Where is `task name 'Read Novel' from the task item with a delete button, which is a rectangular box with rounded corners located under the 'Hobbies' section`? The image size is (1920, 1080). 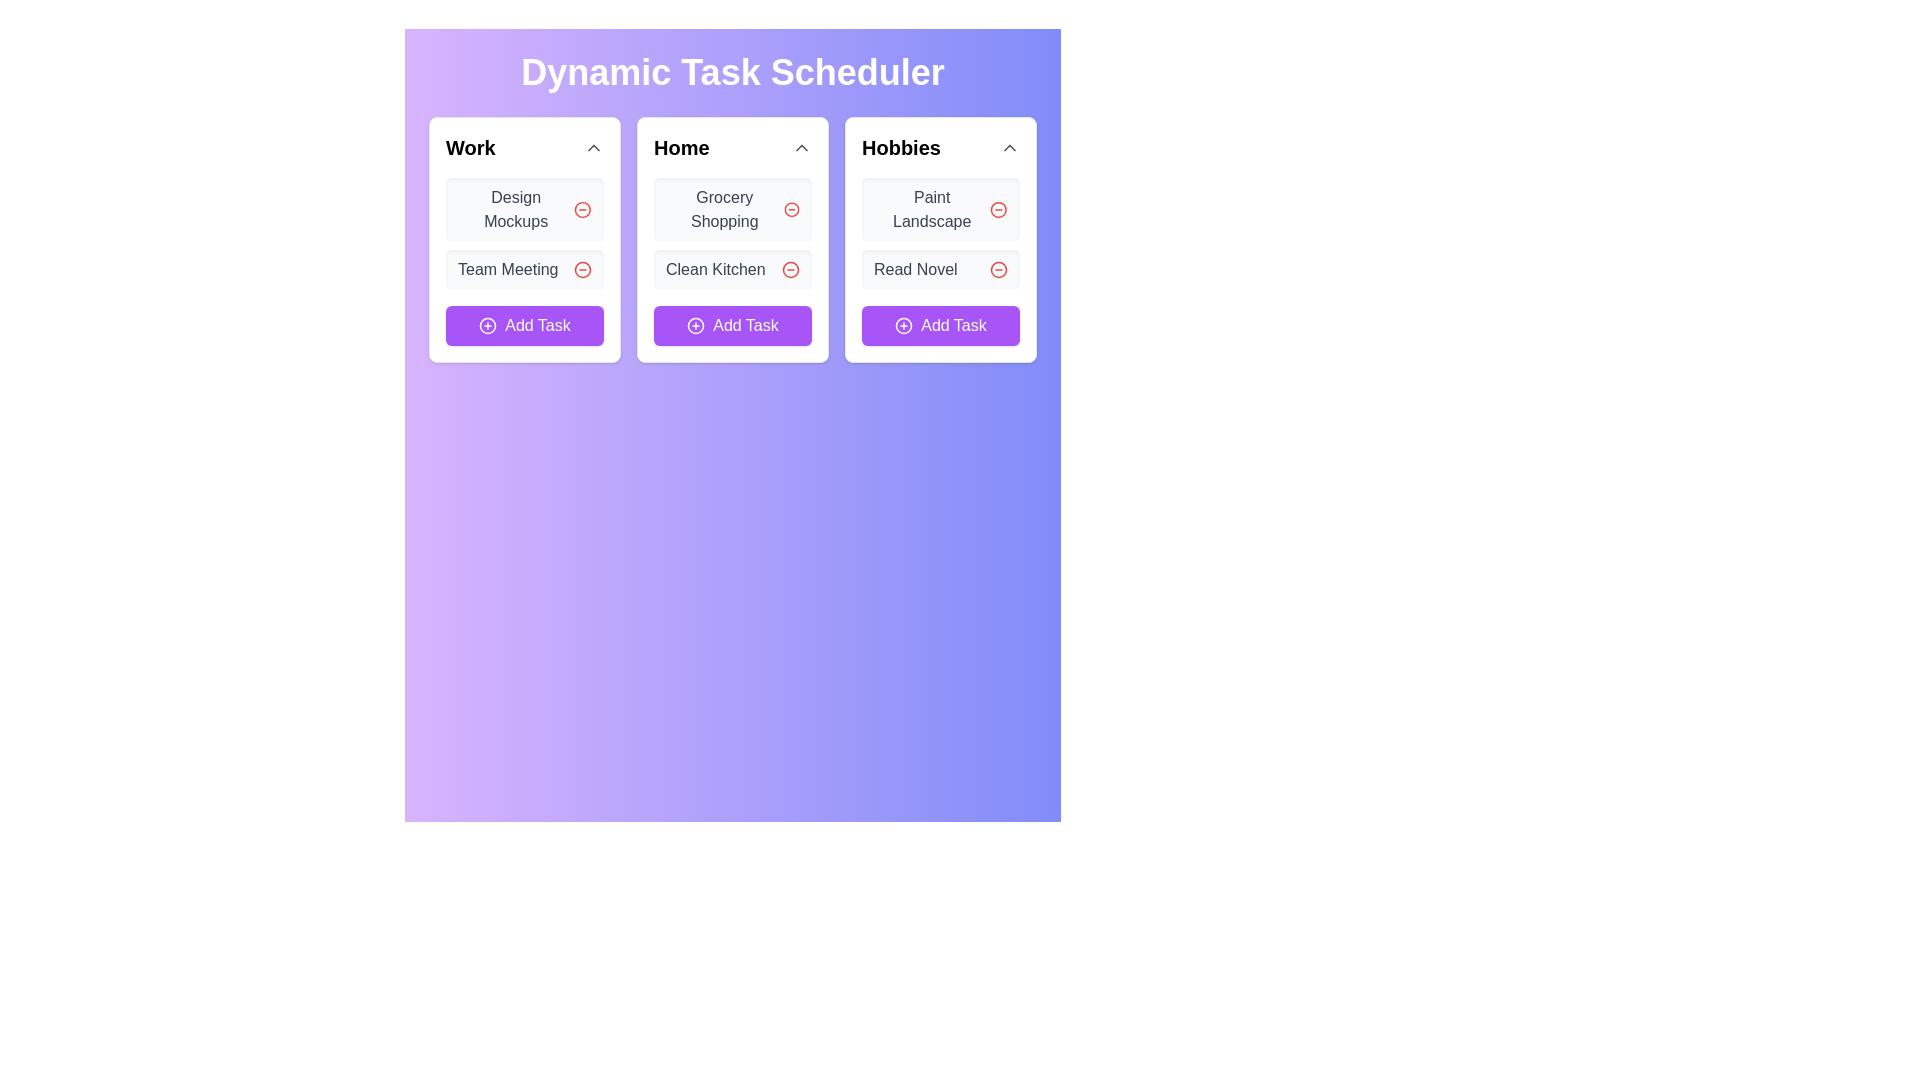
task name 'Read Novel' from the task item with a delete button, which is a rectangular box with rounded corners located under the 'Hobbies' section is located at coordinates (939, 270).